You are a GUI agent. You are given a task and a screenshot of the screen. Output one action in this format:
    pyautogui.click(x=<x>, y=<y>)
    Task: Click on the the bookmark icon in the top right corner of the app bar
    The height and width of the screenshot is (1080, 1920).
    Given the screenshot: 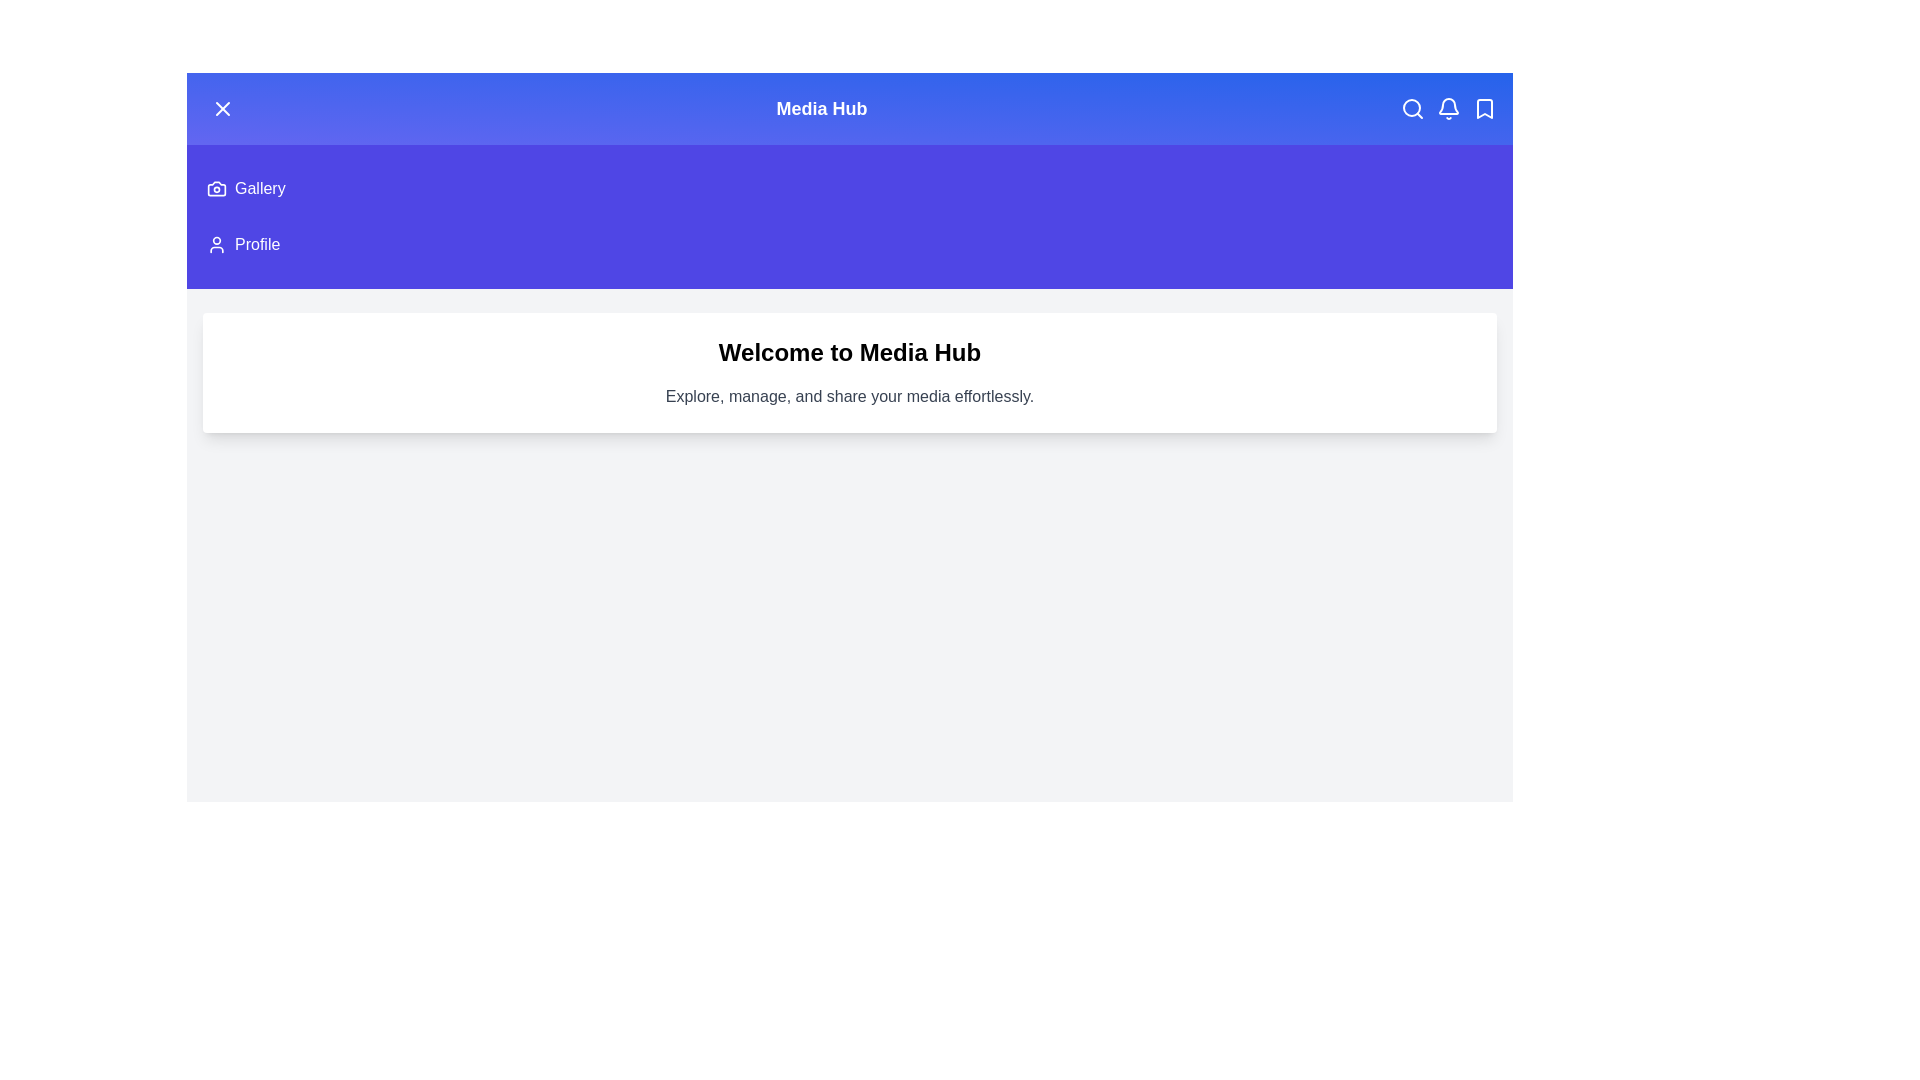 What is the action you would take?
    pyautogui.click(x=1484, y=108)
    